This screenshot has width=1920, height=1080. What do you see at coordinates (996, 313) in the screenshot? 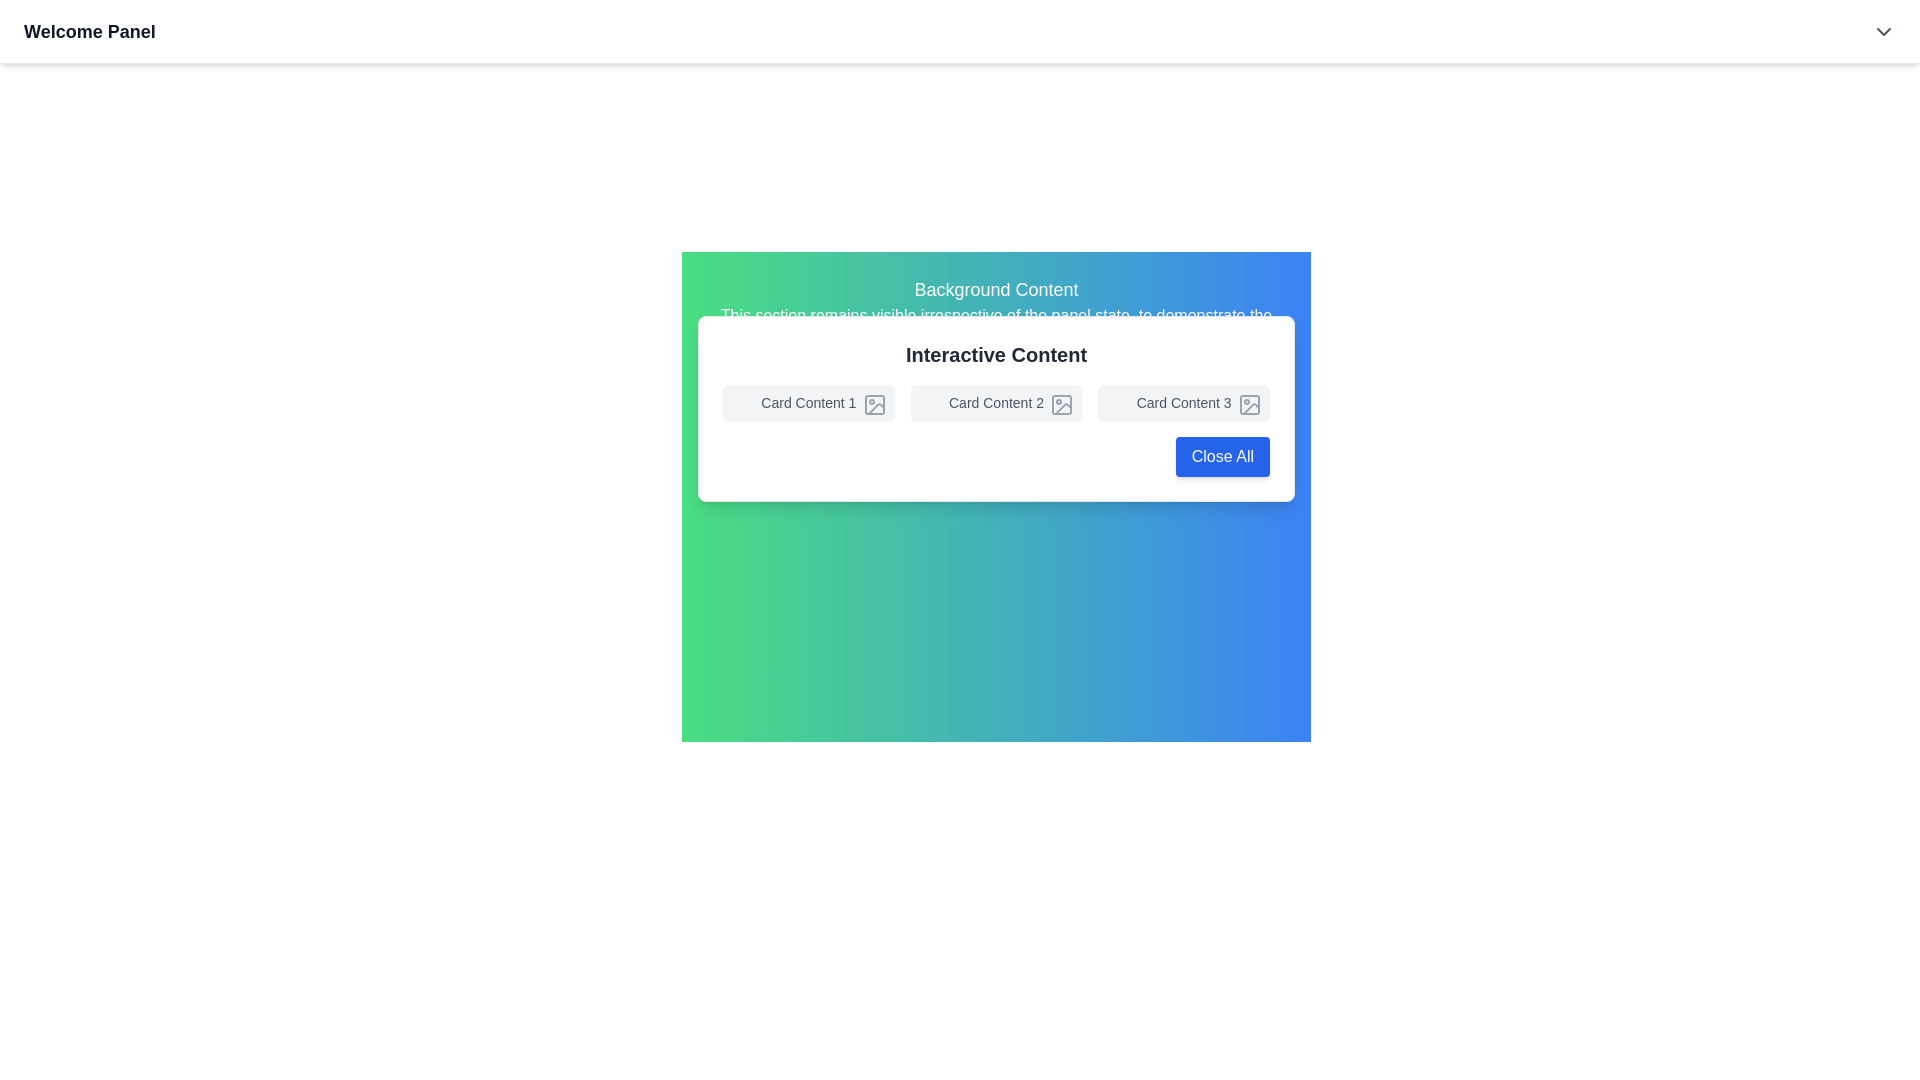
I see `the text block with a gradient background and white text, positioned above the white panel labeled 'Interactive Content'` at bounding box center [996, 313].